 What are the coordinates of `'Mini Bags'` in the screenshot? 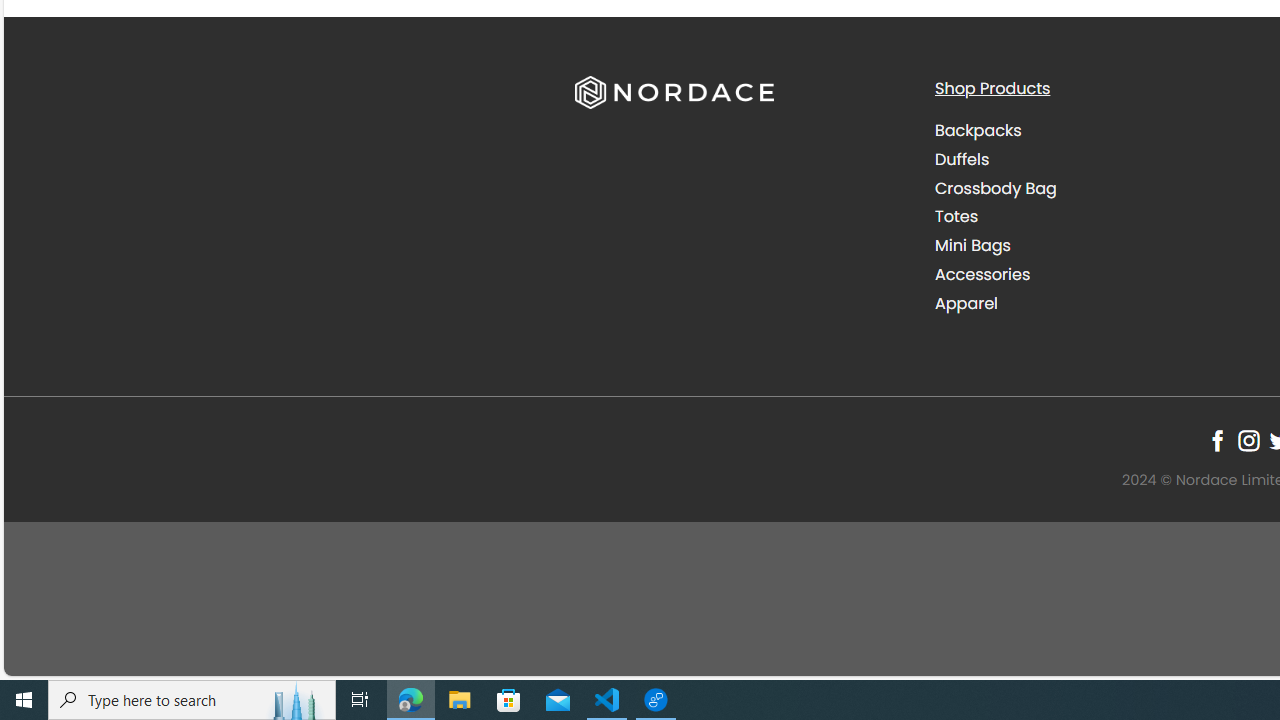 It's located at (972, 244).